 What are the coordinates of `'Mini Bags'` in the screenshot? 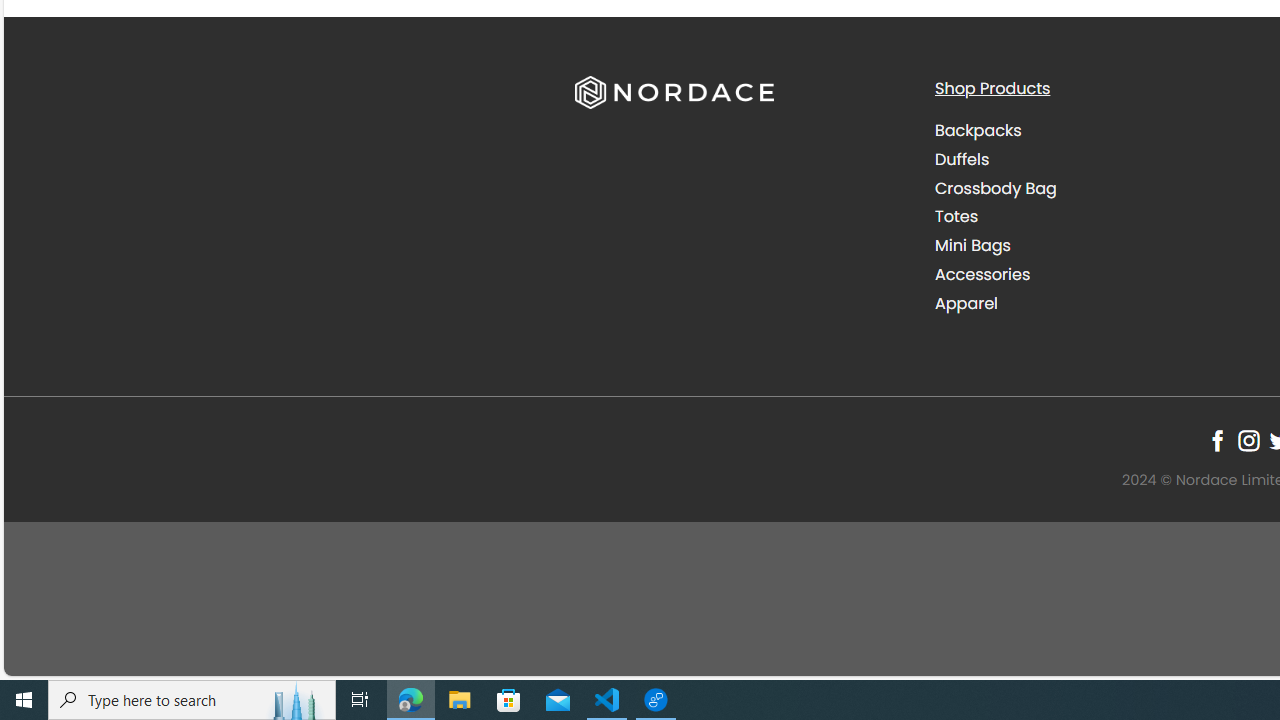 It's located at (972, 244).